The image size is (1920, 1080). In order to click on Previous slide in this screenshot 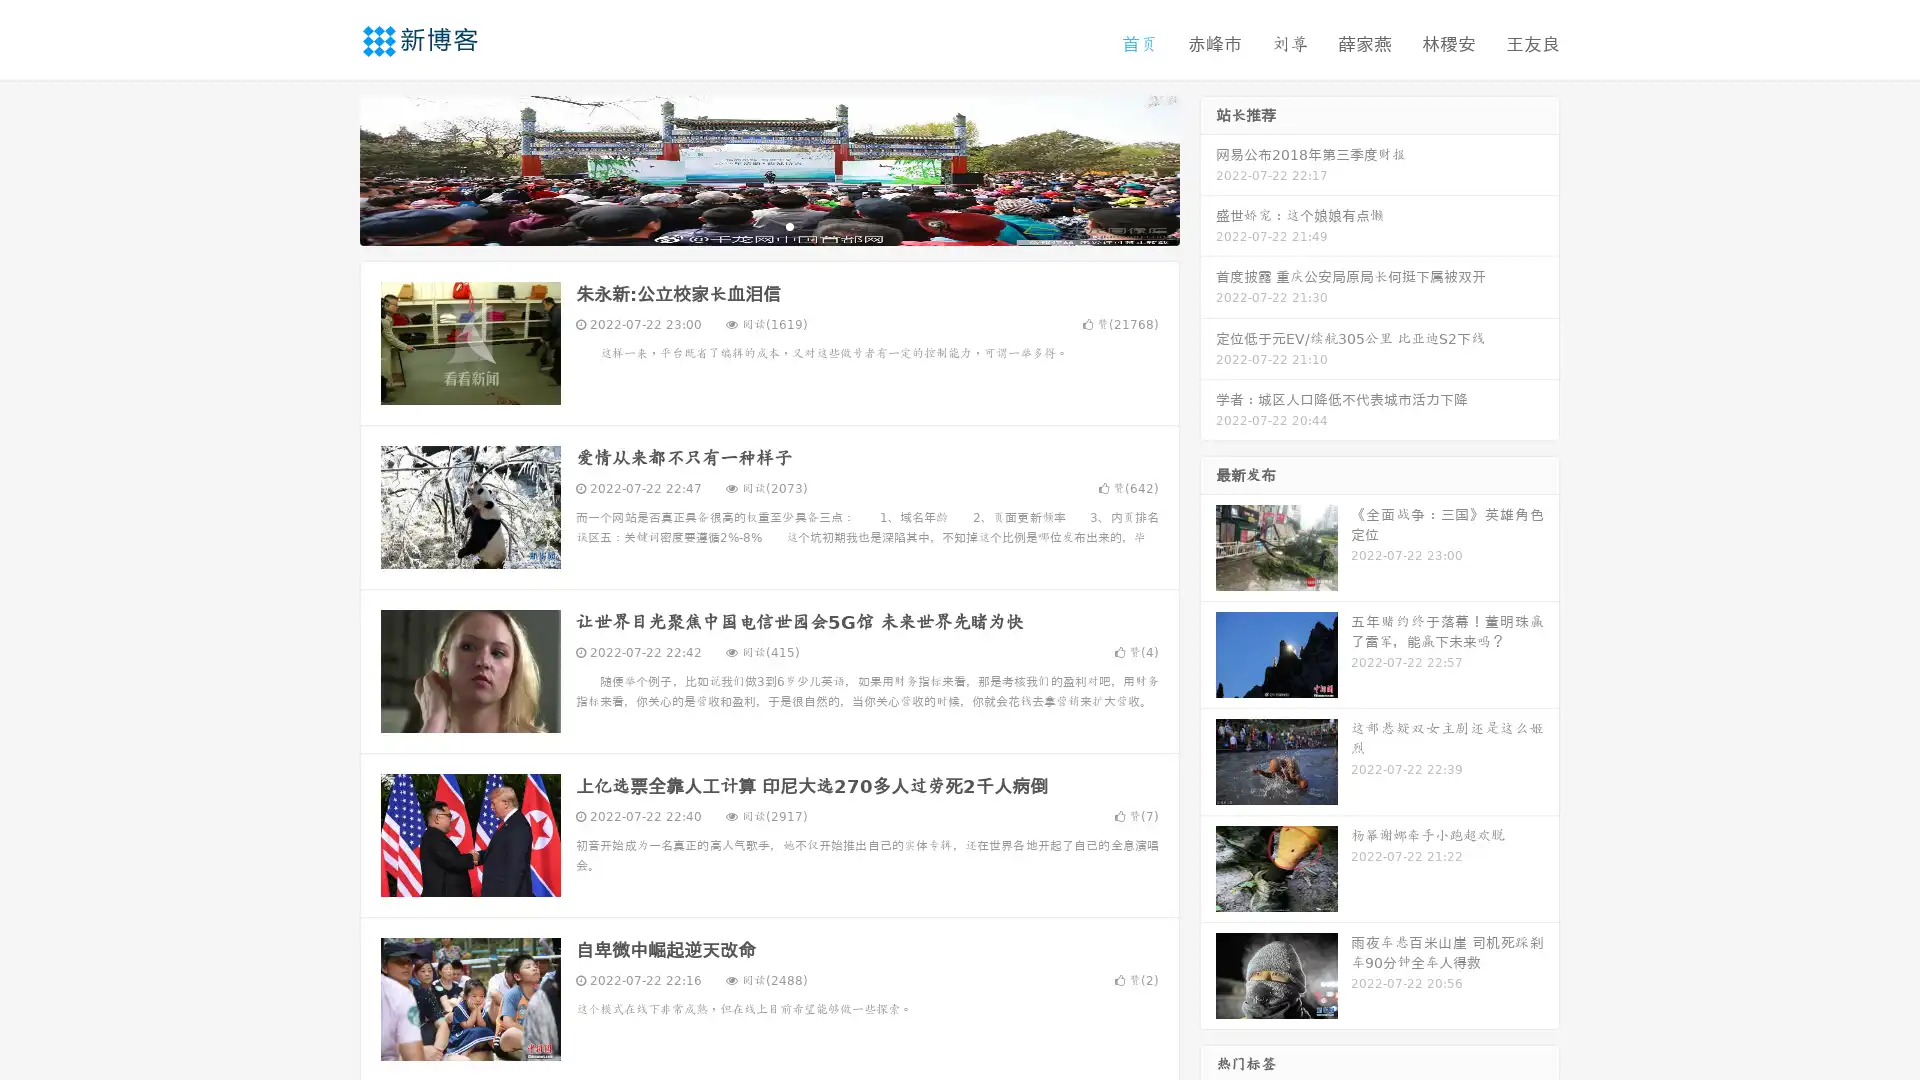, I will do `click(330, 168)`.